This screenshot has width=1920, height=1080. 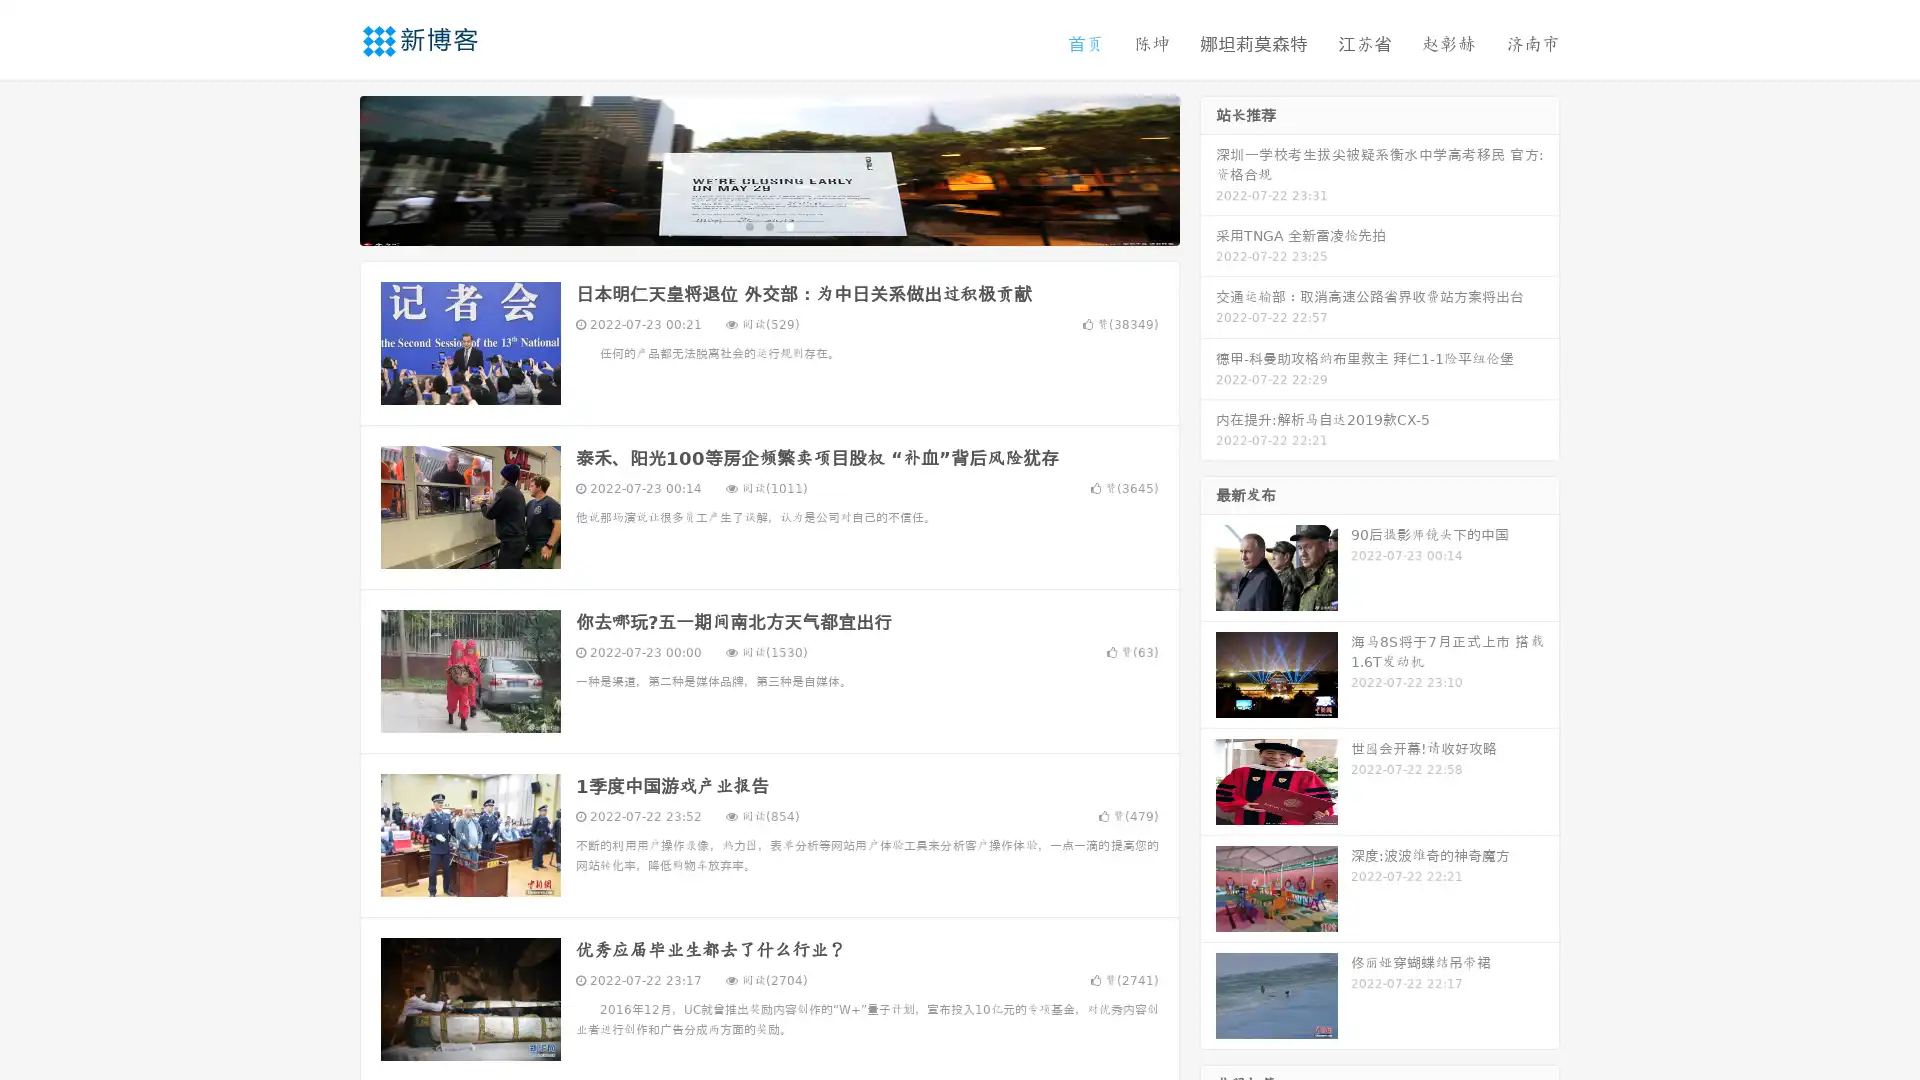 What do you see at coordinates (330, 168) in the screenshot?
I see `Previous slide` at bounding box center [330, 168].